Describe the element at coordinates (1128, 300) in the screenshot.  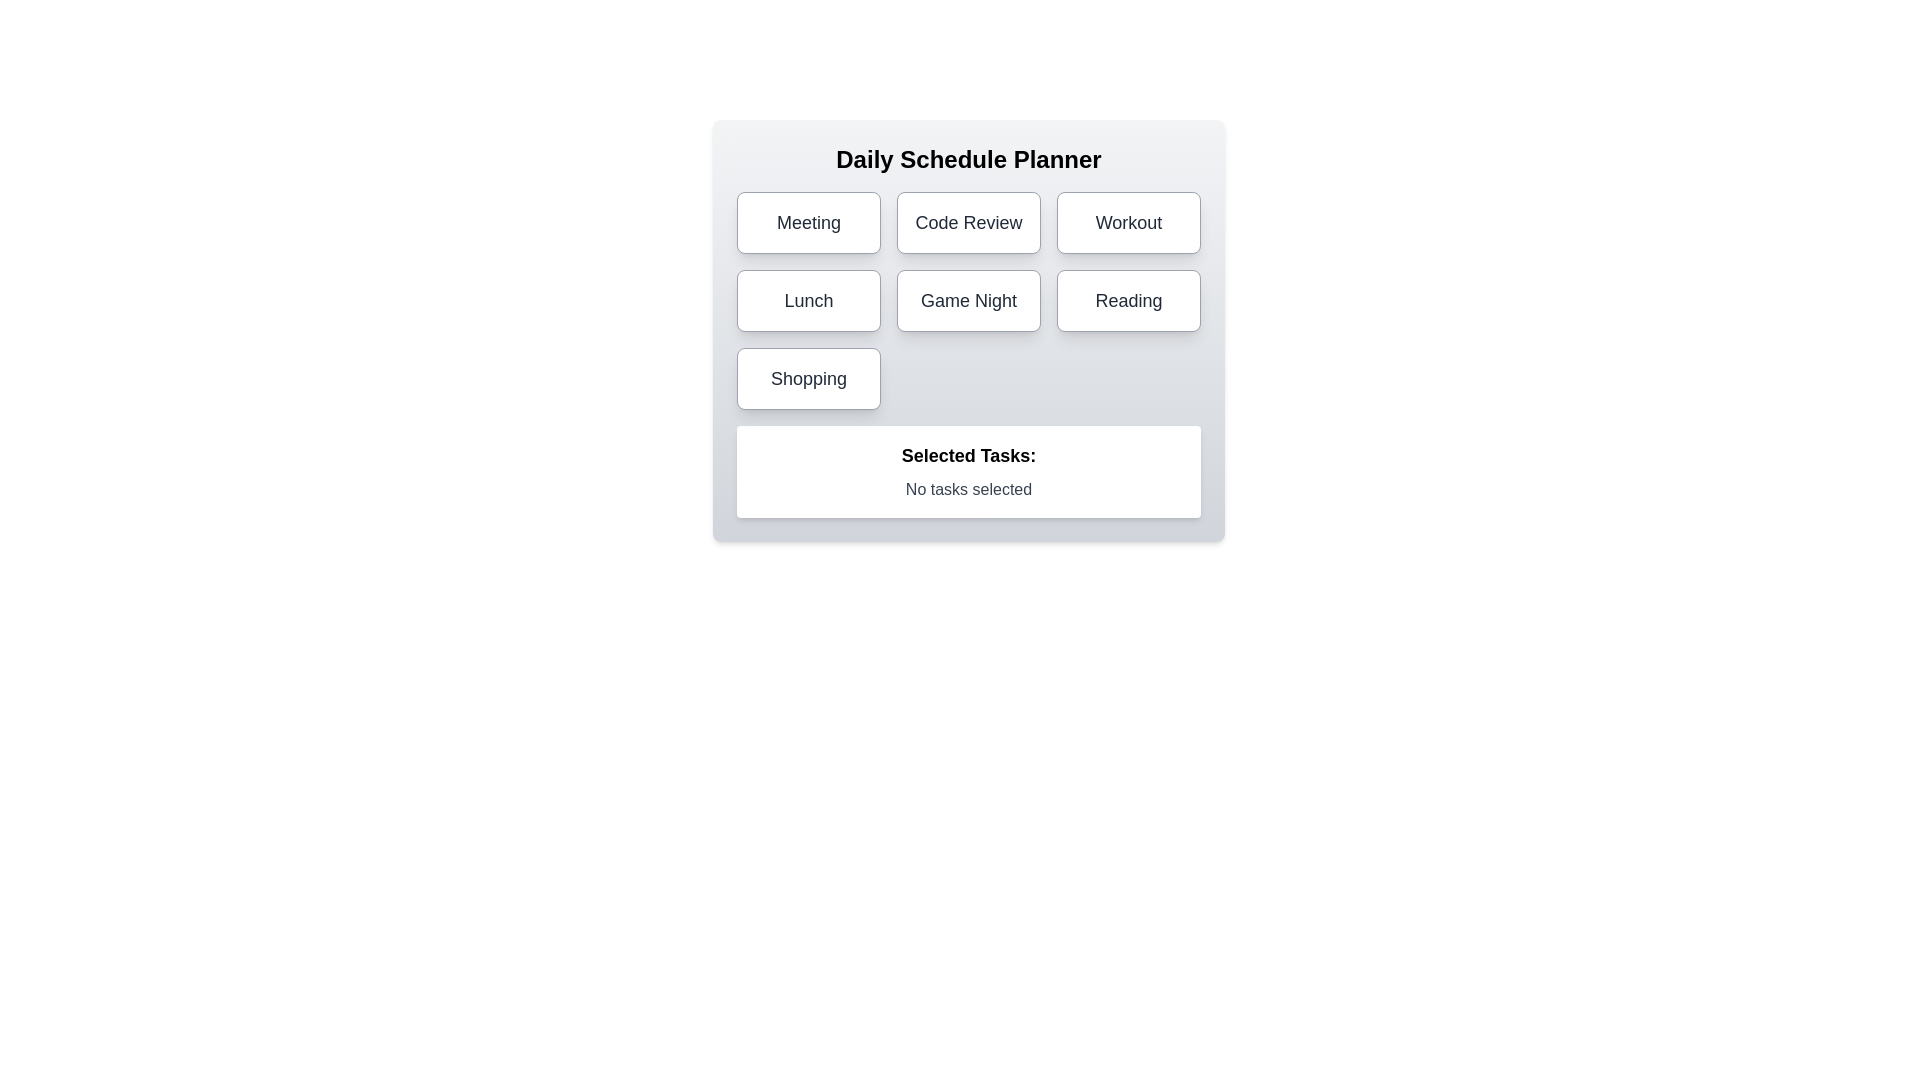
I see `the button corresponding to Reading` at that location.